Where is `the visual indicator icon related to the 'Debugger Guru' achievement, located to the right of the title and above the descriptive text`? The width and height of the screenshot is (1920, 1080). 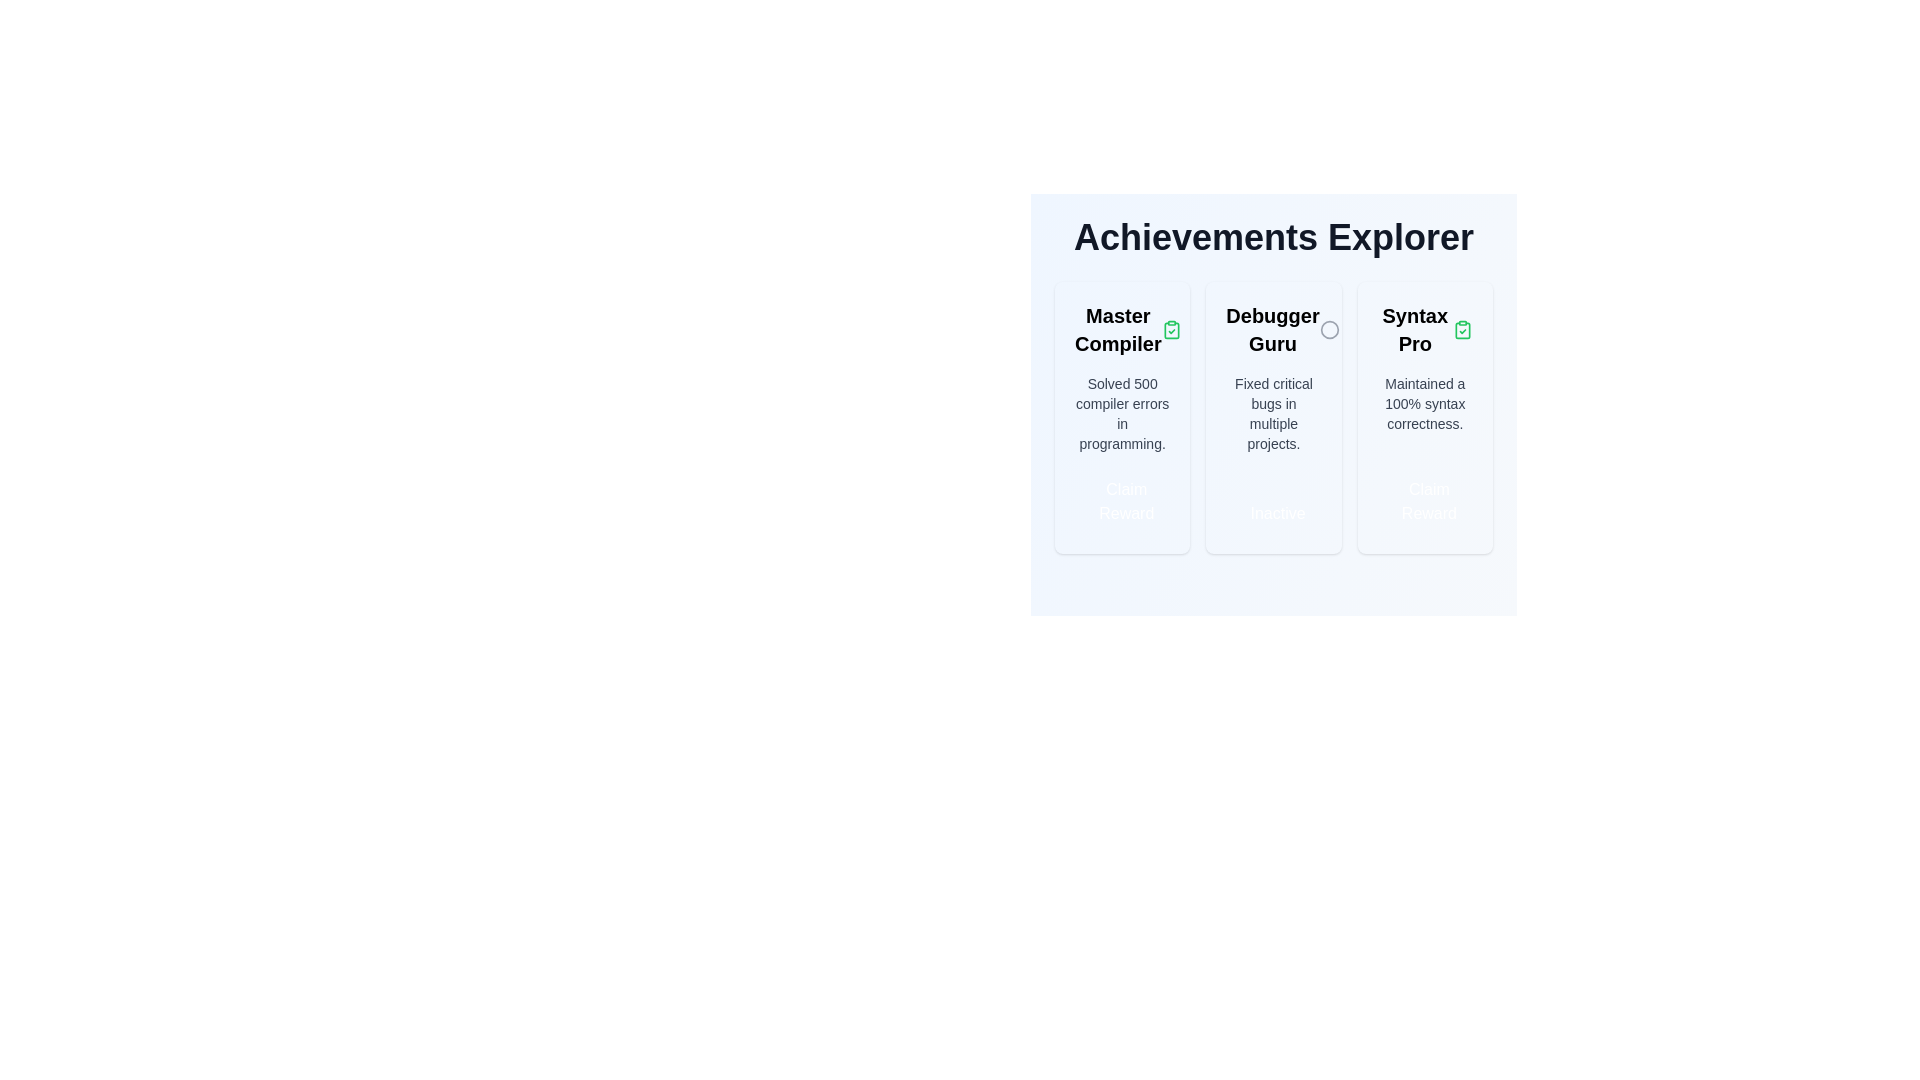
the visual indicator icon related to the 'Debugger Guru' achievement, located to the right of the title and above the descriptive text is located at coordinates (1329, 329).